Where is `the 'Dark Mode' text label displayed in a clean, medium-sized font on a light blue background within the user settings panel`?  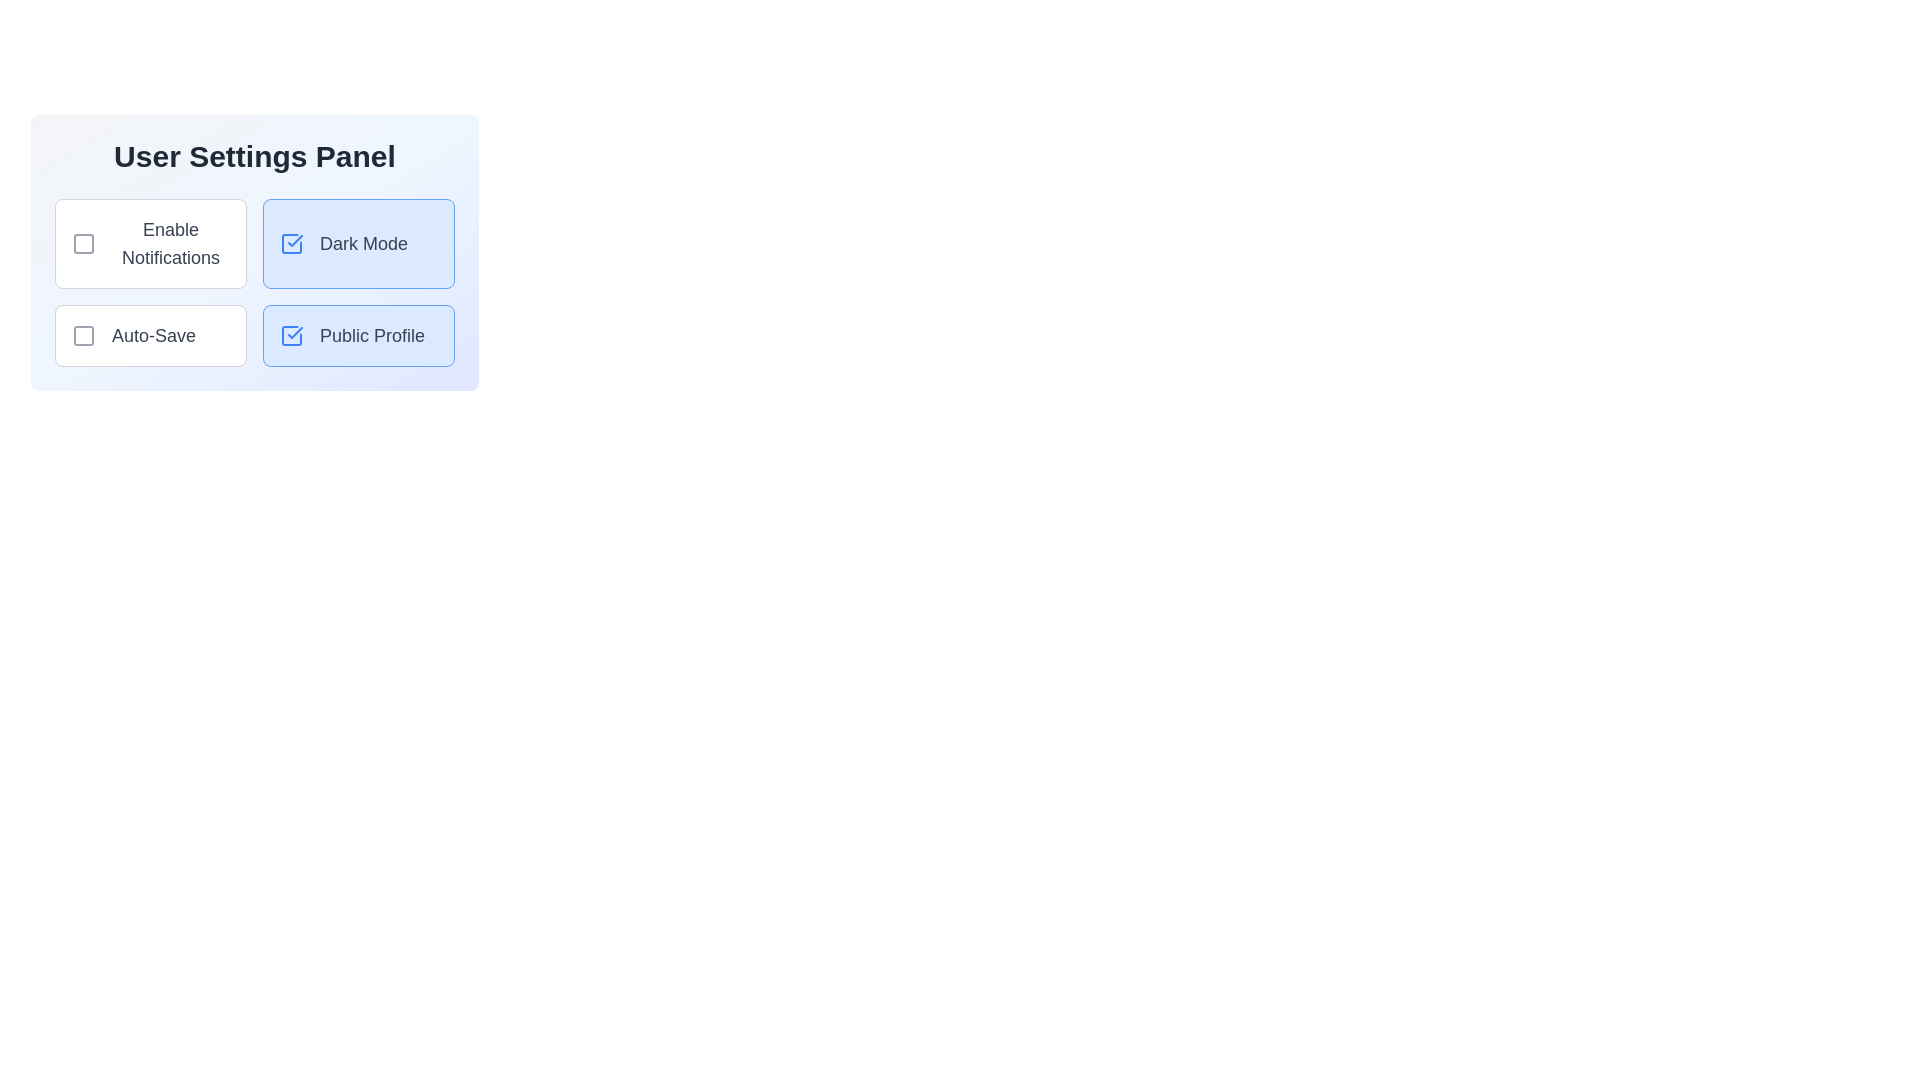
the 'Dark Mode' text label displayed in a clean, medium-sized font on a light blue background within the user settings panel is located at coordinates (364, 242).